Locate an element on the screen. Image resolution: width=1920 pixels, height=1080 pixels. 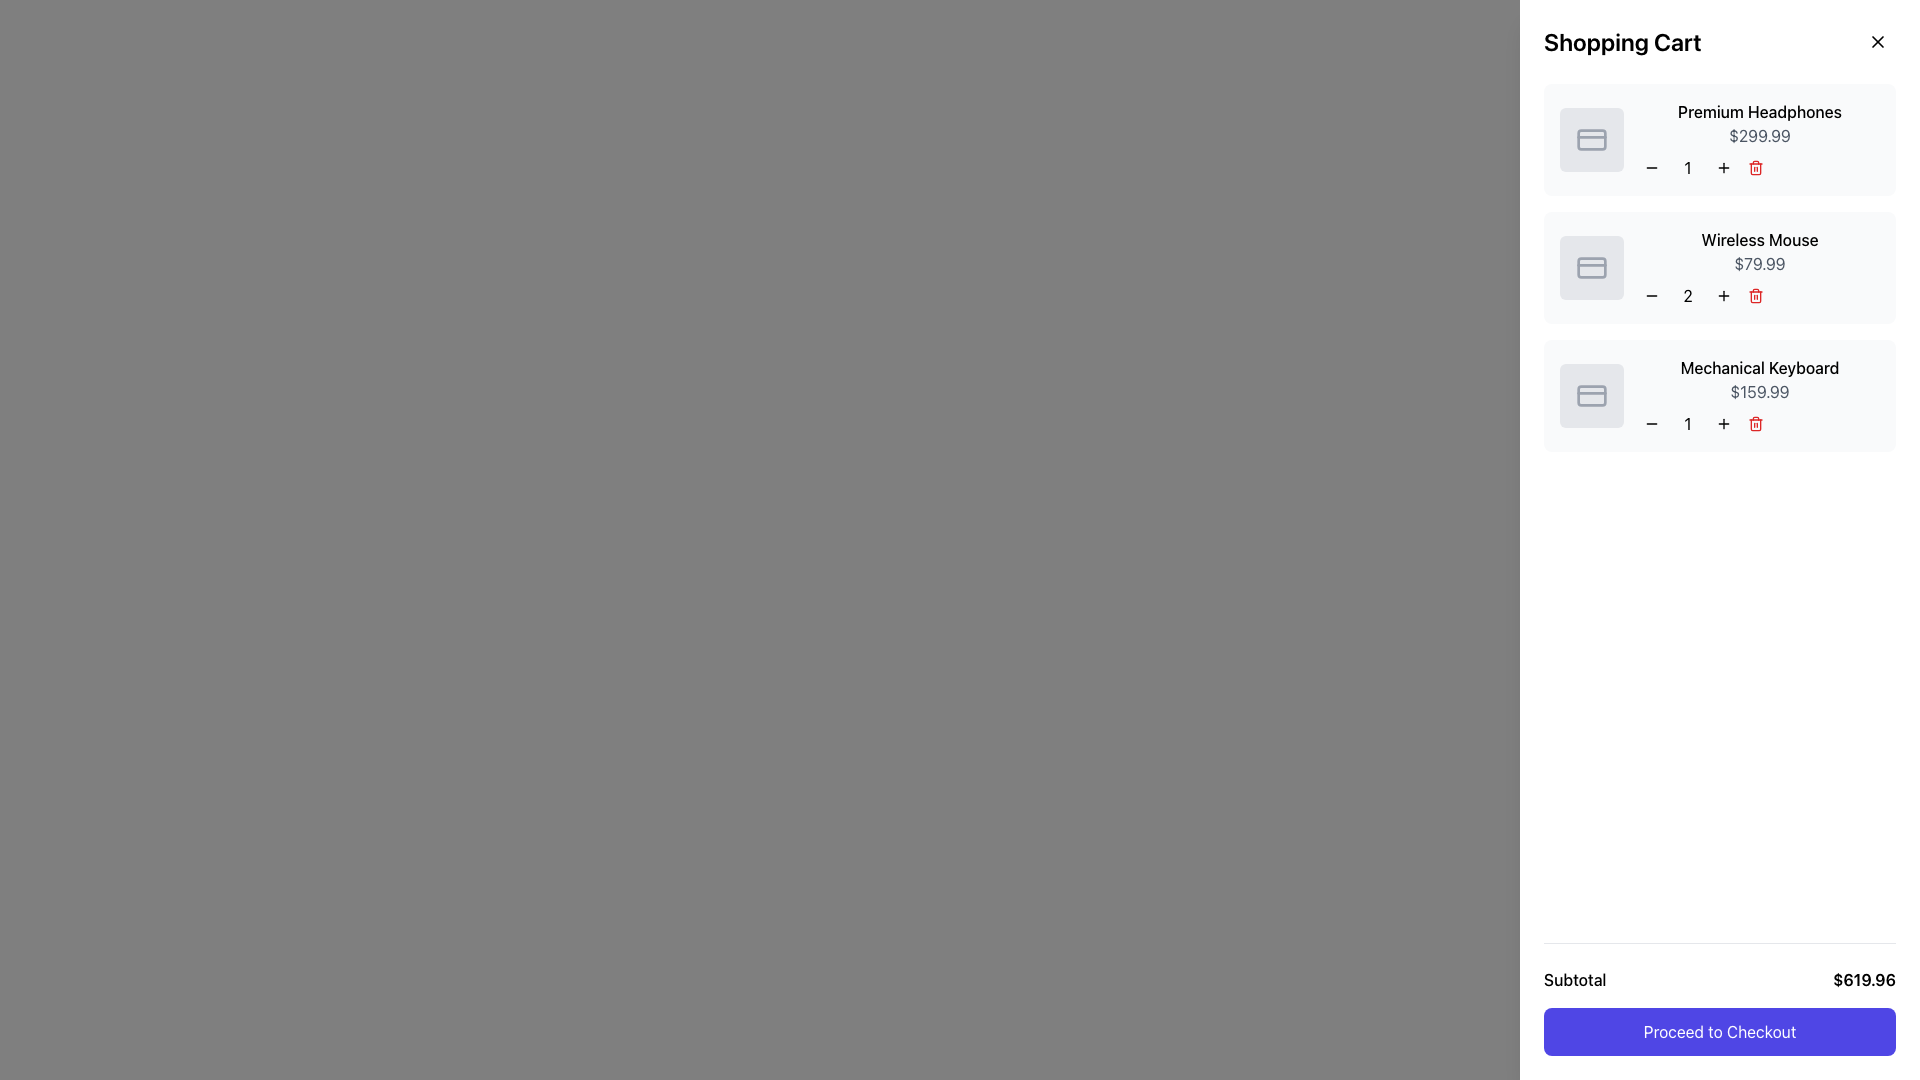
the delete icon located next to the 'Wireless Mouse' item priced at $79.99 in the shopping cart is located at coordinates (1755, 297).